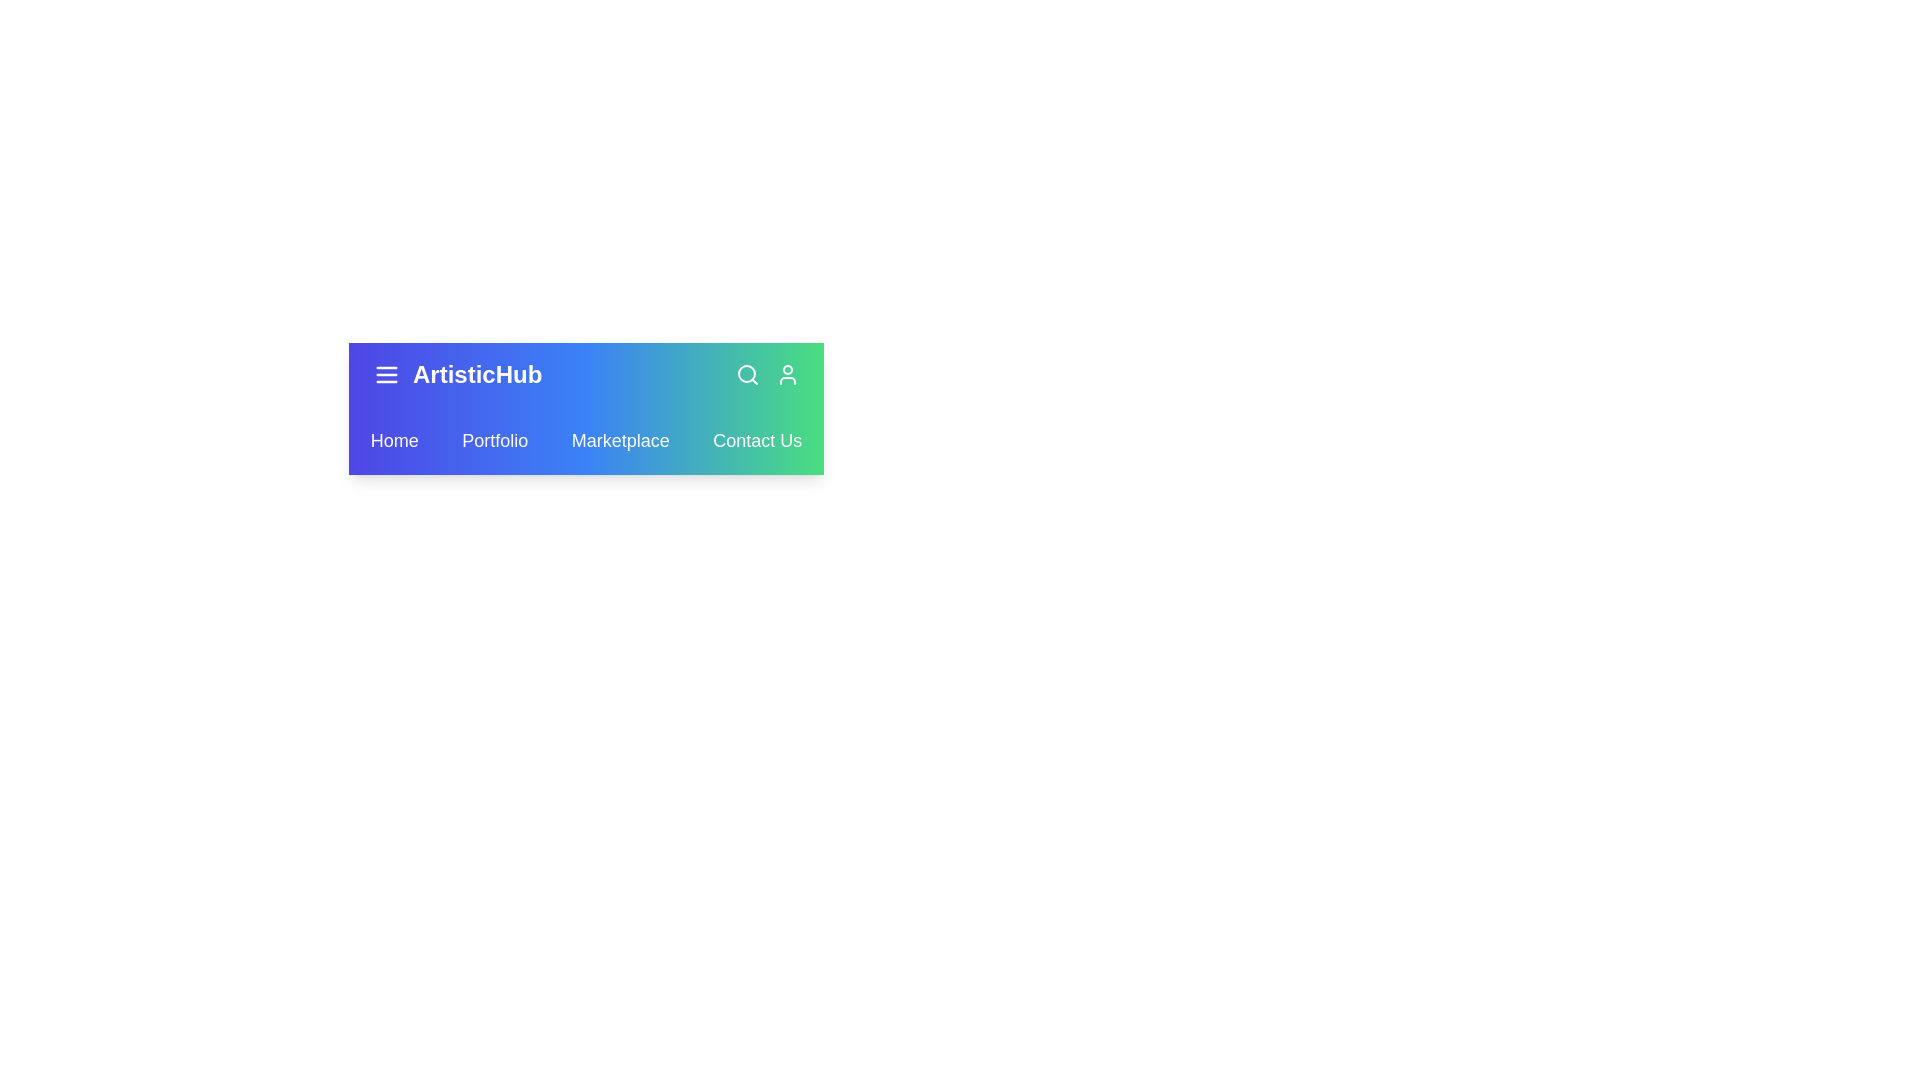  I want to click on the Contact Us link in the navbar, so click(756, 439).